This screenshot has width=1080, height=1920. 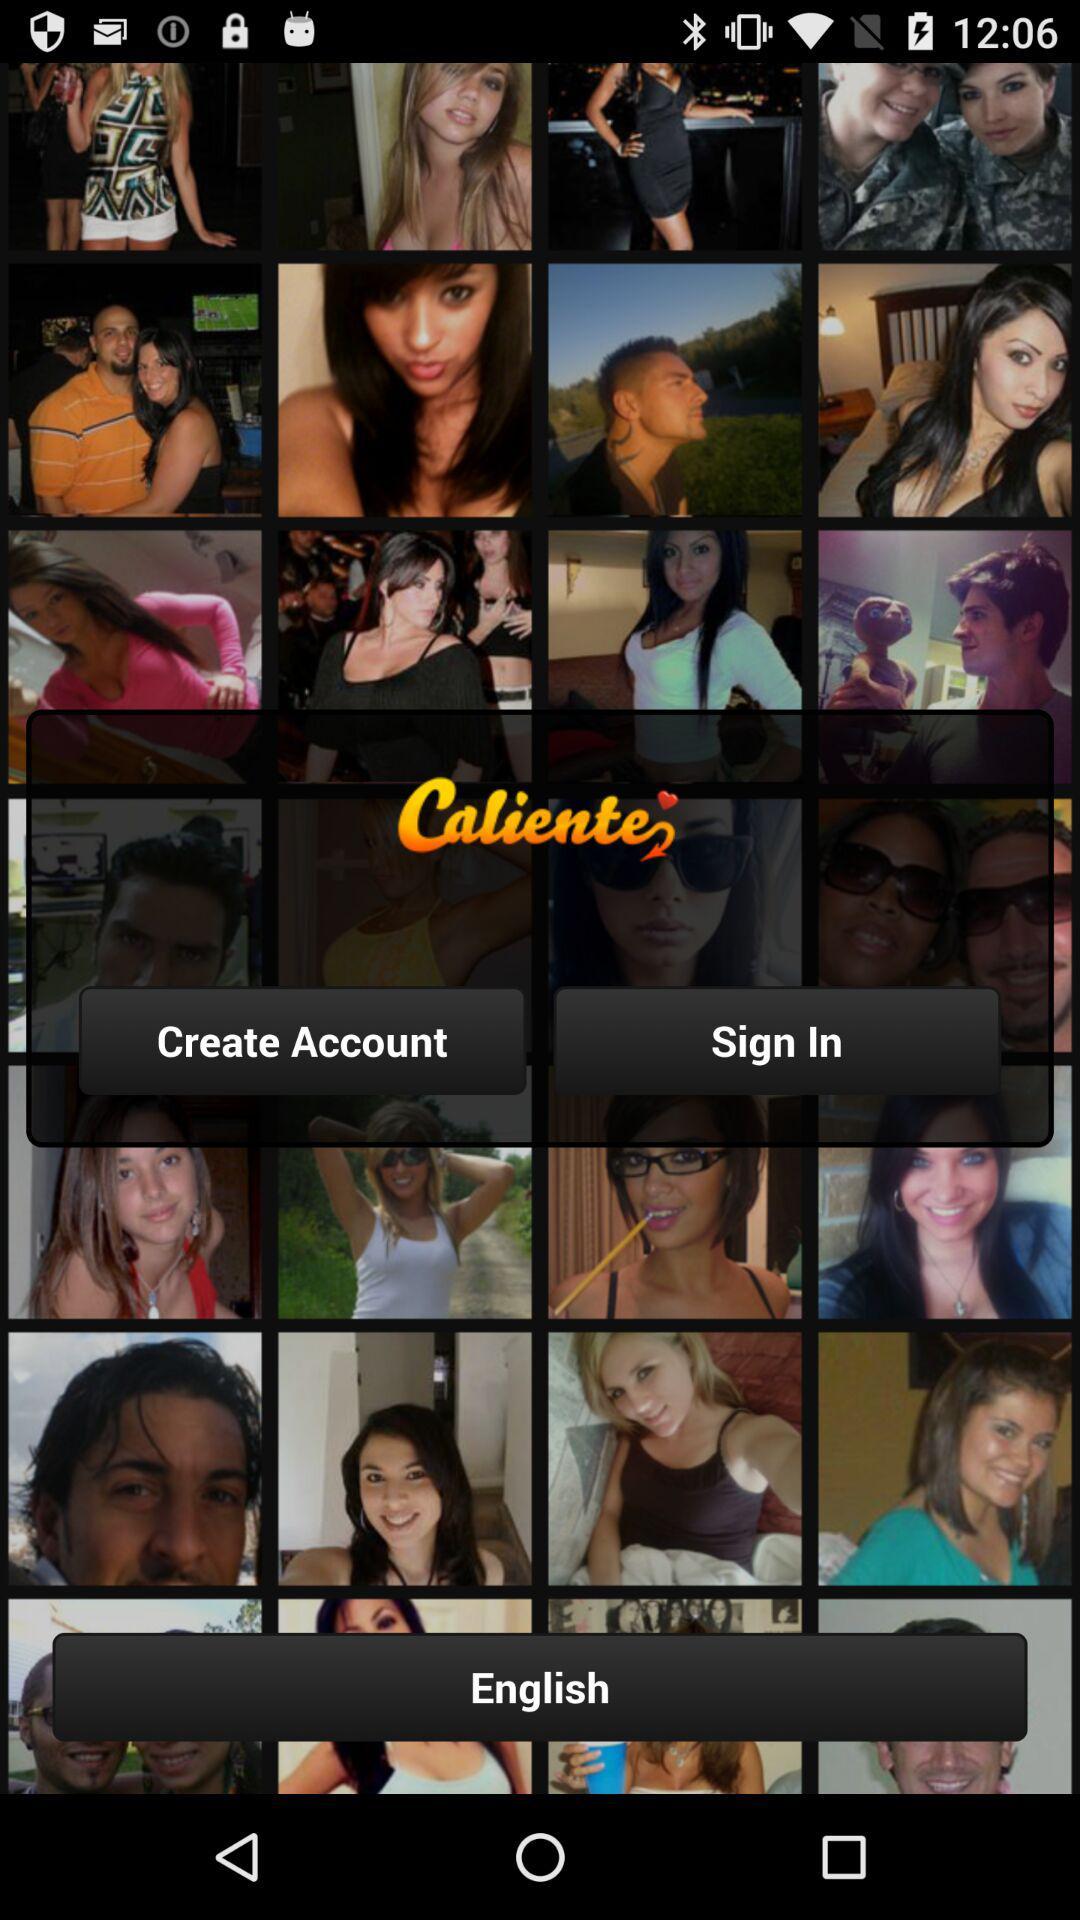 I want to click on icon on the left, so click(x=302, y=1040).